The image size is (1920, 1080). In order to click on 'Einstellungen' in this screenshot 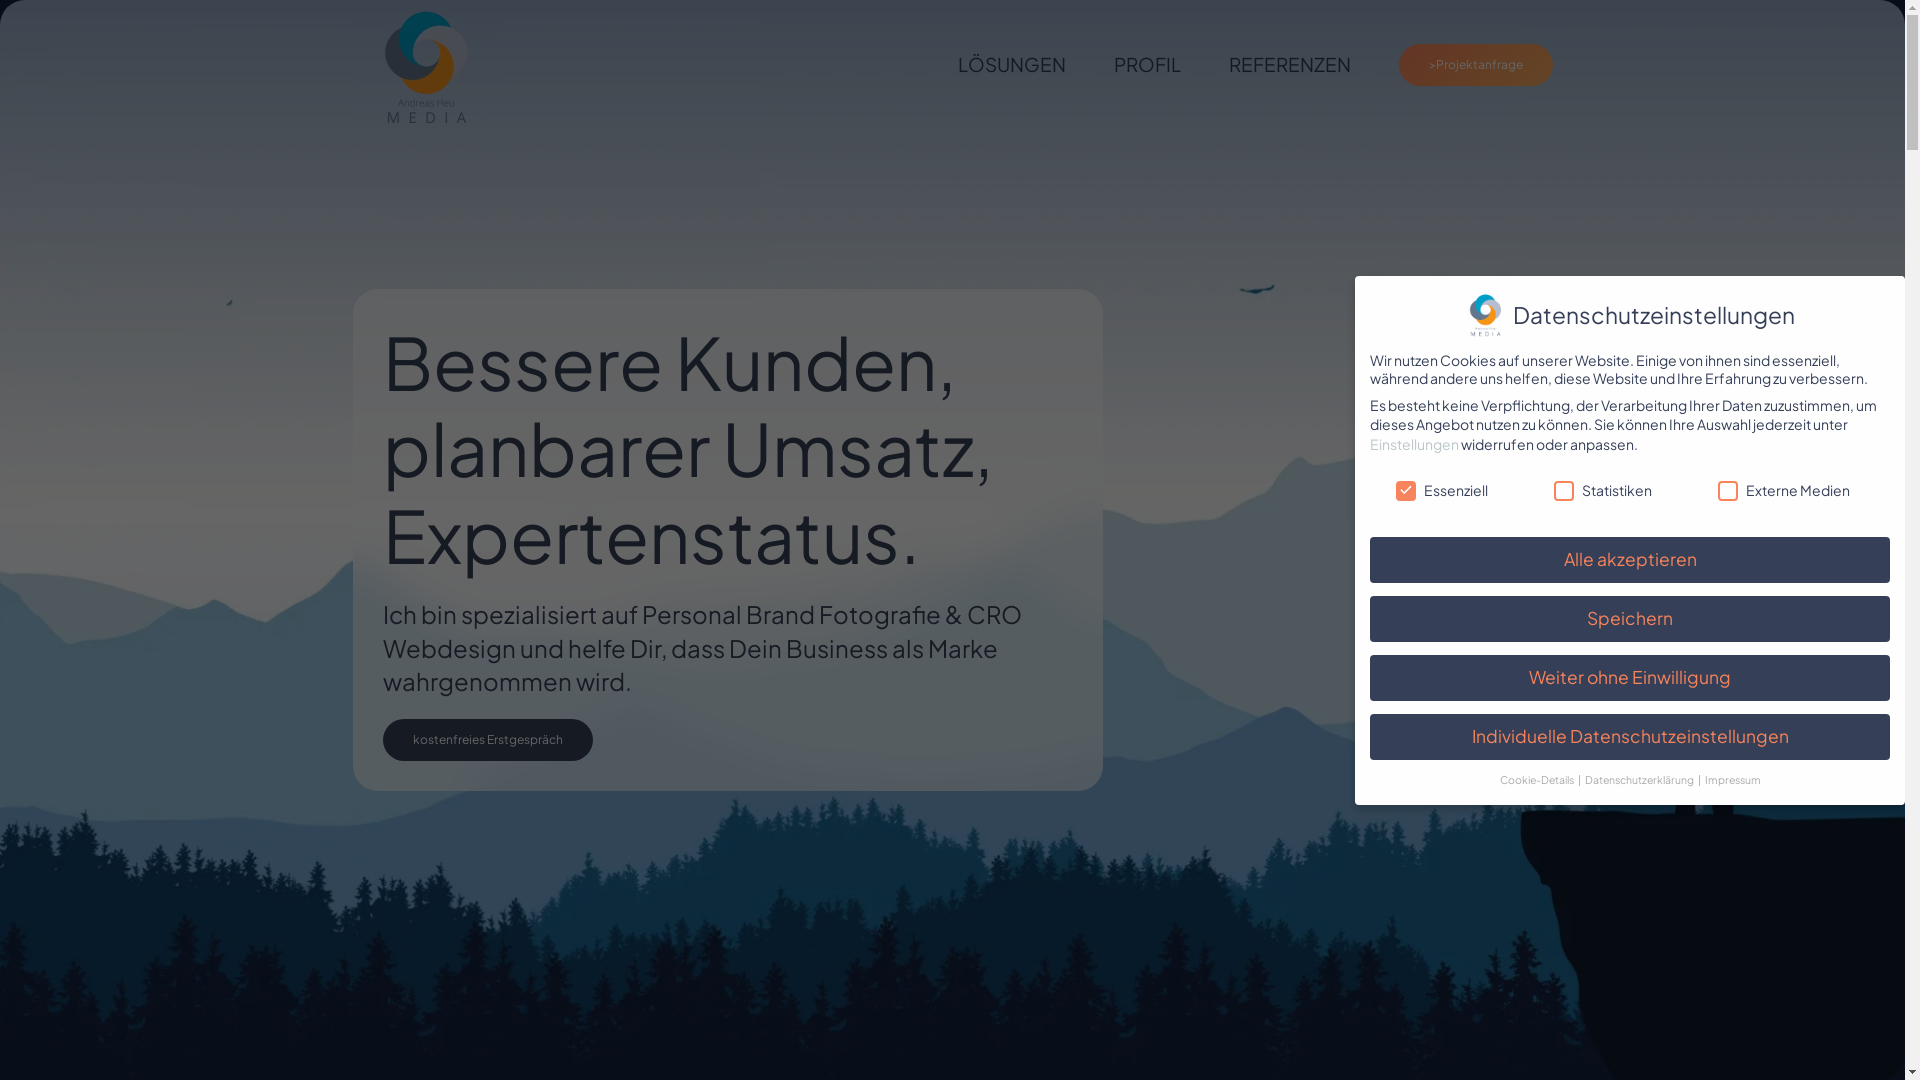, I will do `click(1413, 442)`.